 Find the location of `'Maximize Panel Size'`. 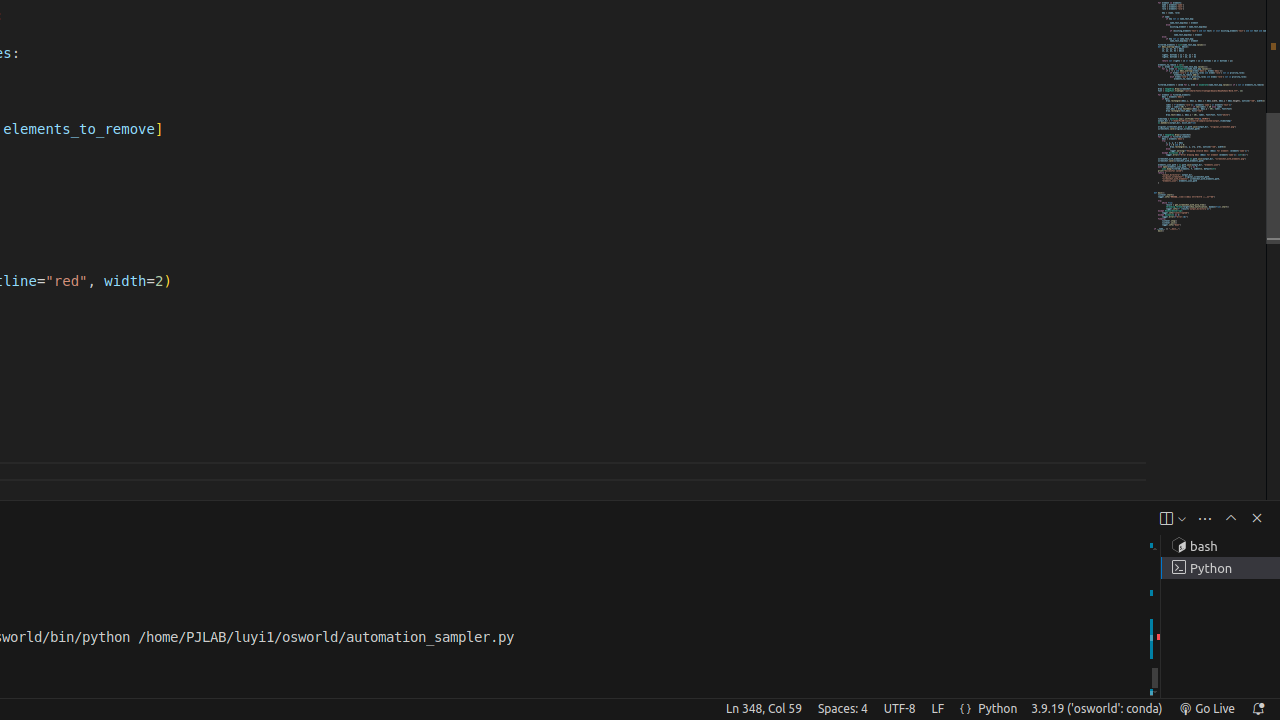

'Maximize Panel Size' is located at coordinates (1229, 516).